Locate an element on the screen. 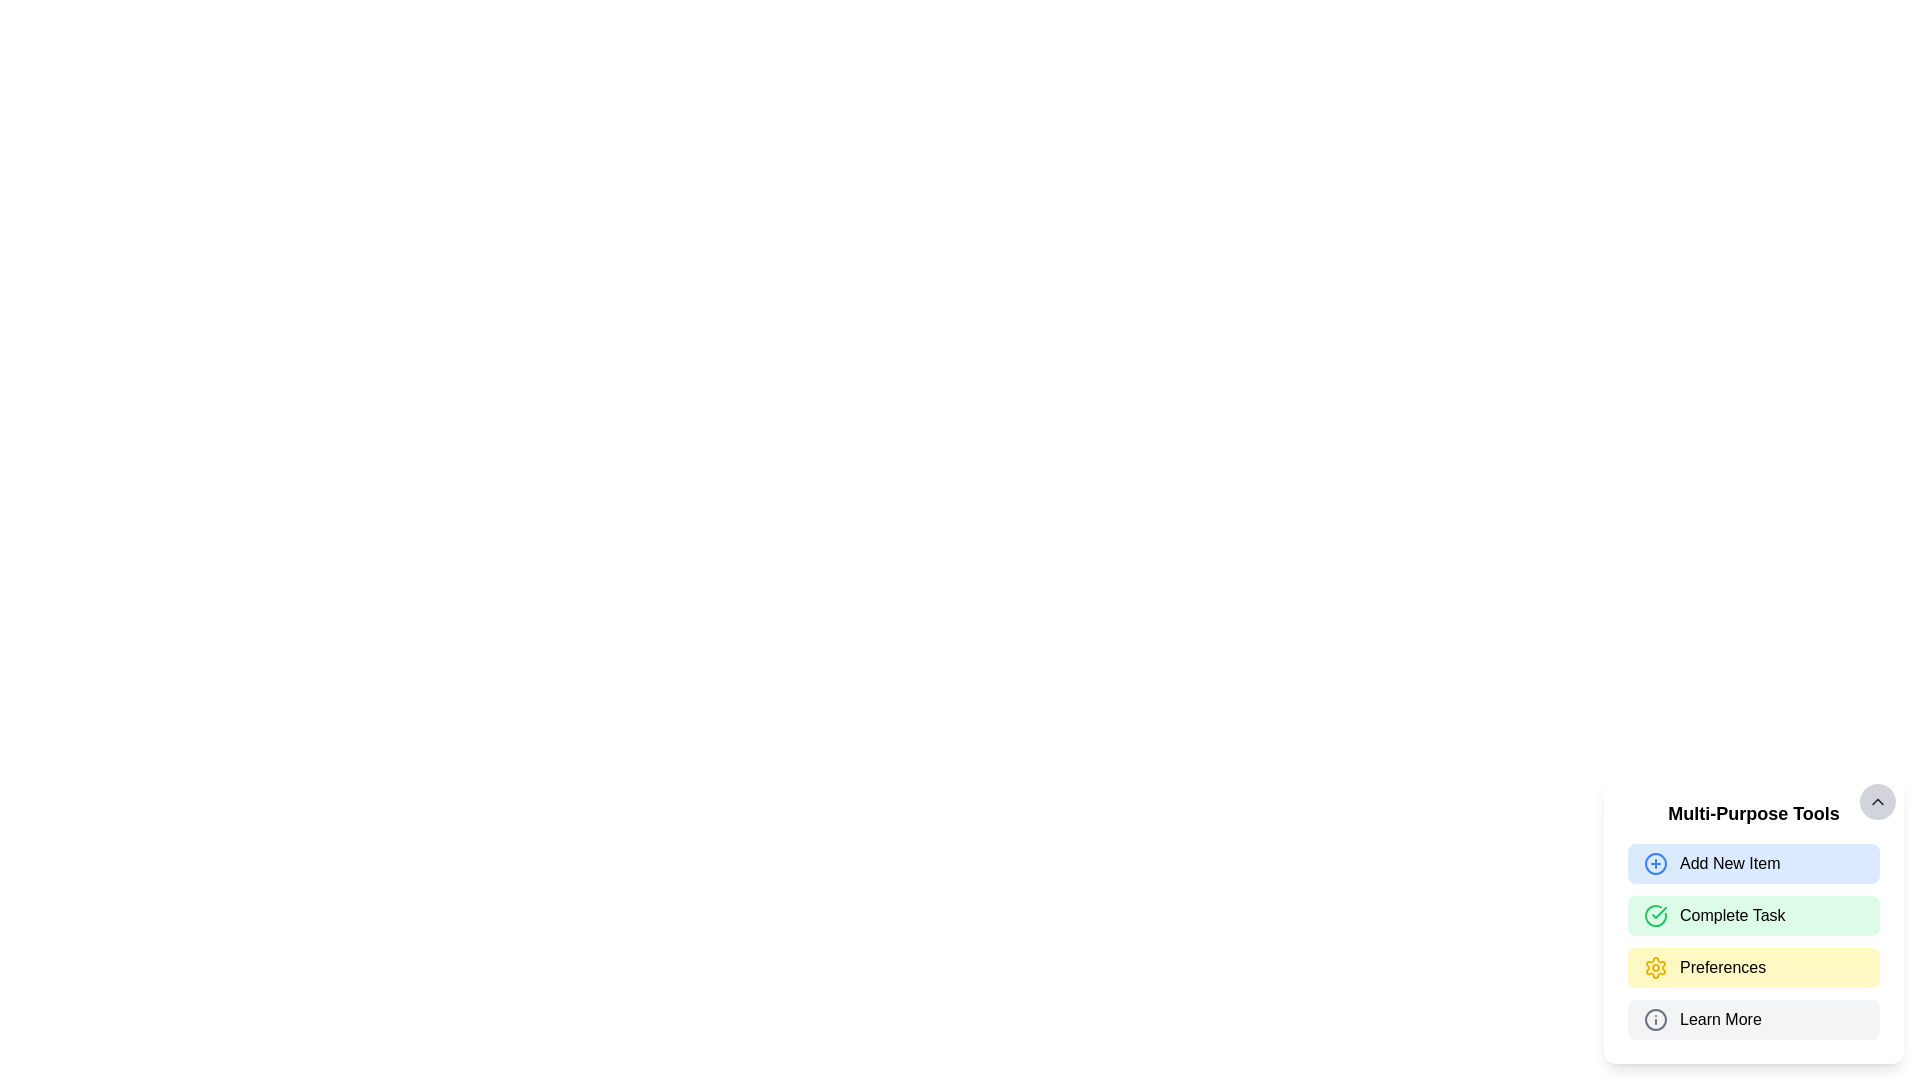 This screenshot has height=1080, width=1920. the 'Preferences' label, which is a textual label with black text on a yellow background, located in the third item of a vertical list inside a sidebar is located at coordinates (1722, 967).